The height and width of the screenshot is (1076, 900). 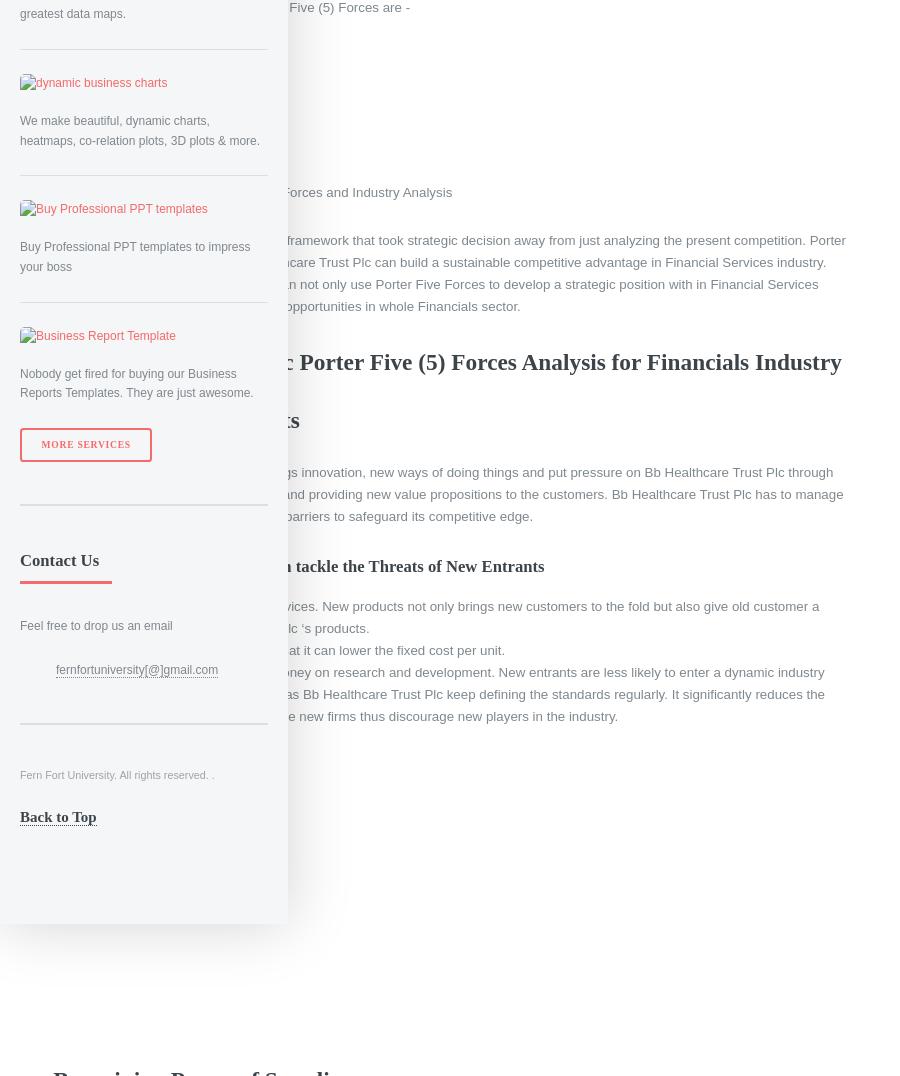 I want to click on 'Nobody get fired for buying our Business Reports Templates. They are just awesome.', so click(x=136, y=381).